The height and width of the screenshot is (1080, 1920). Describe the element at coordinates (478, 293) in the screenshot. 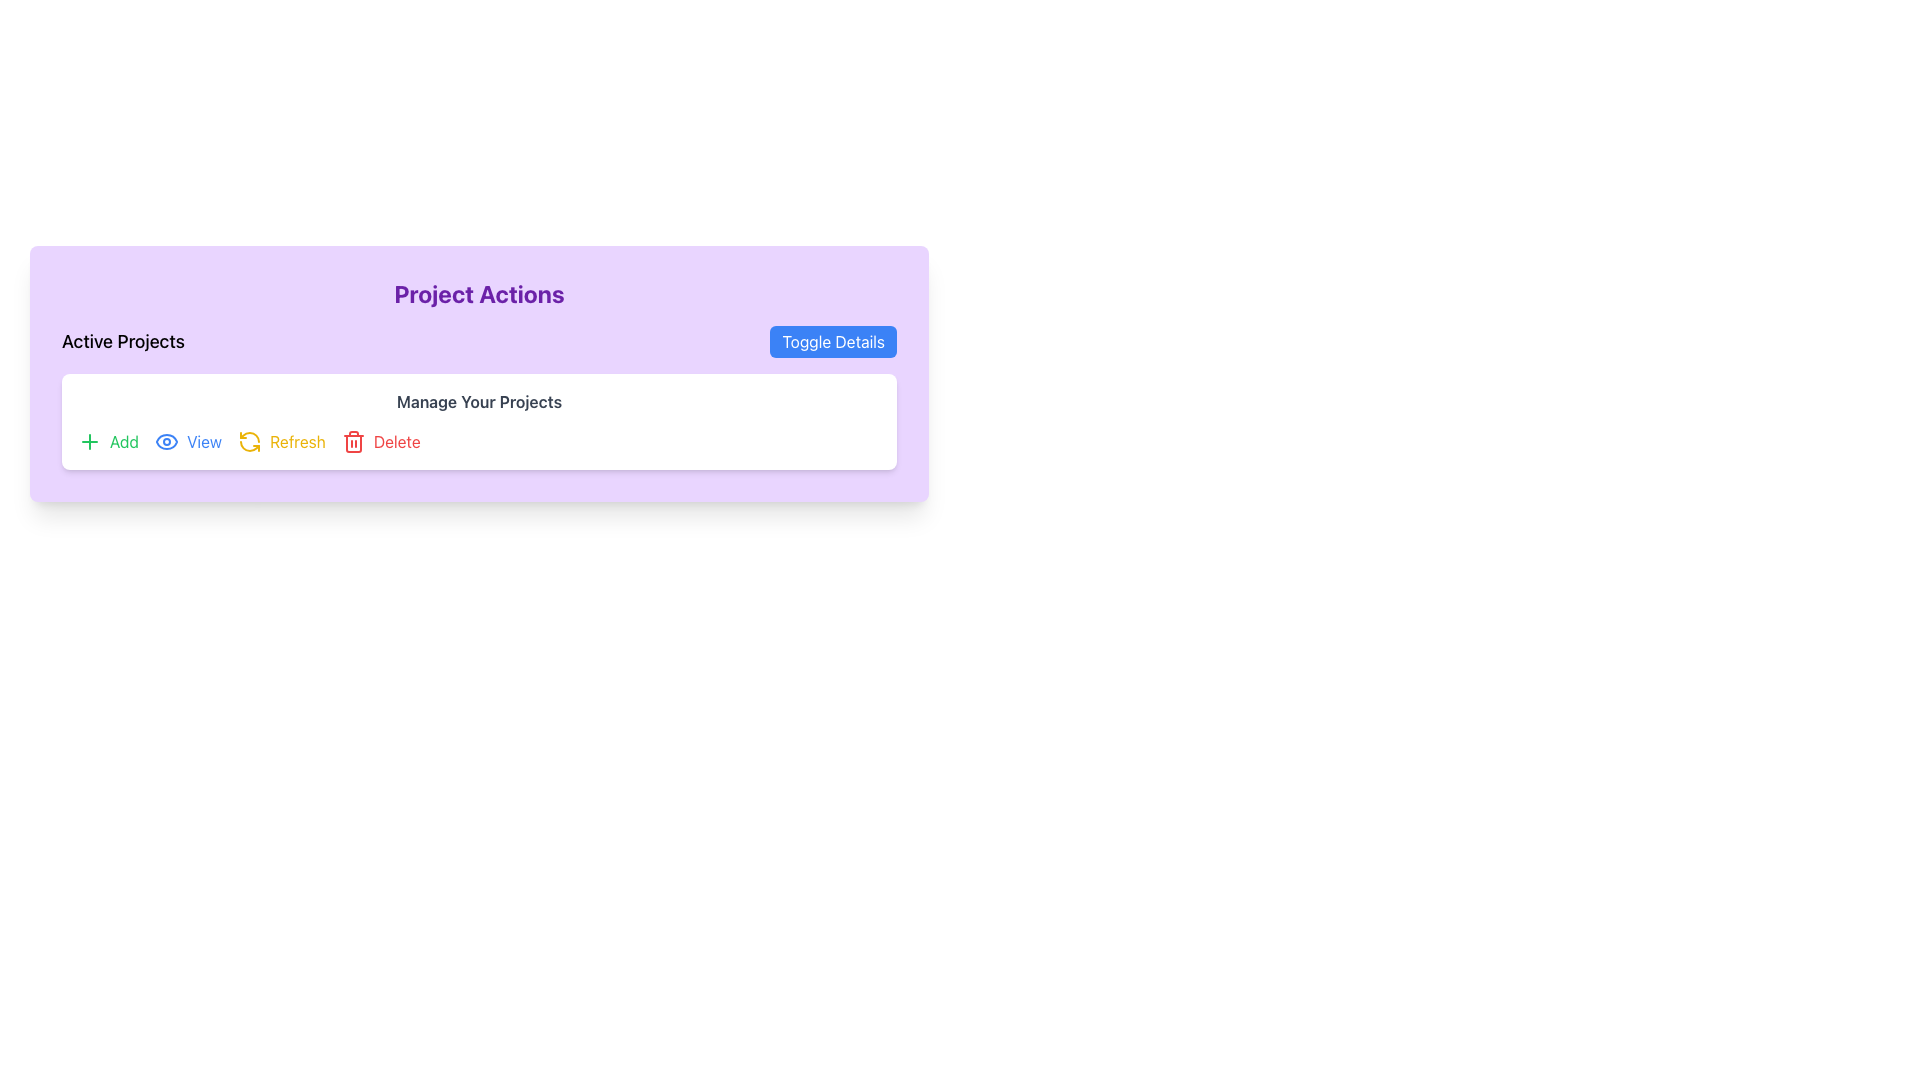

I see `the 'Project Actions' text label, which is styled in bold and large purple font on a light purple background, located at the top of the section` at that location.